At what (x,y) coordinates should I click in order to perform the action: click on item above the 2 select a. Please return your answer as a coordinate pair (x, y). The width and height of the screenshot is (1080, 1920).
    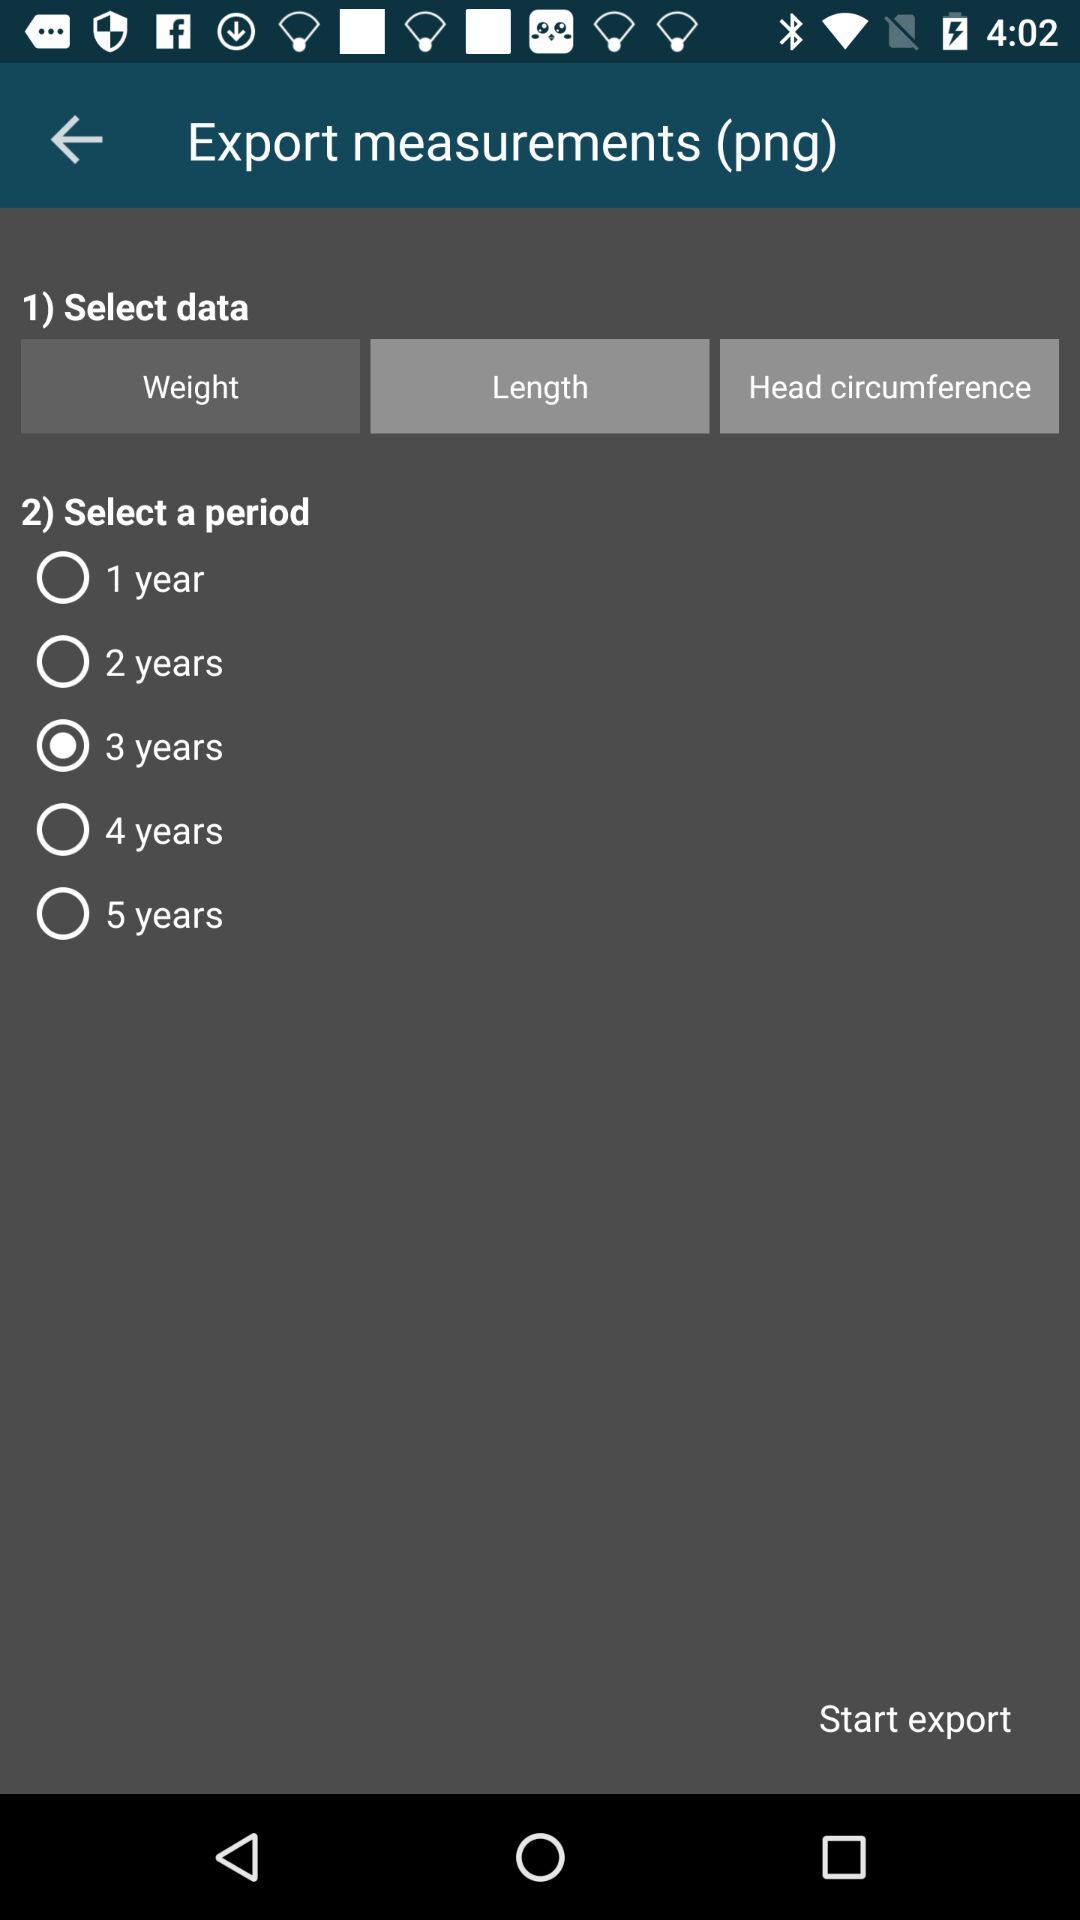
    Looking at the image, I should click on (540, 386).